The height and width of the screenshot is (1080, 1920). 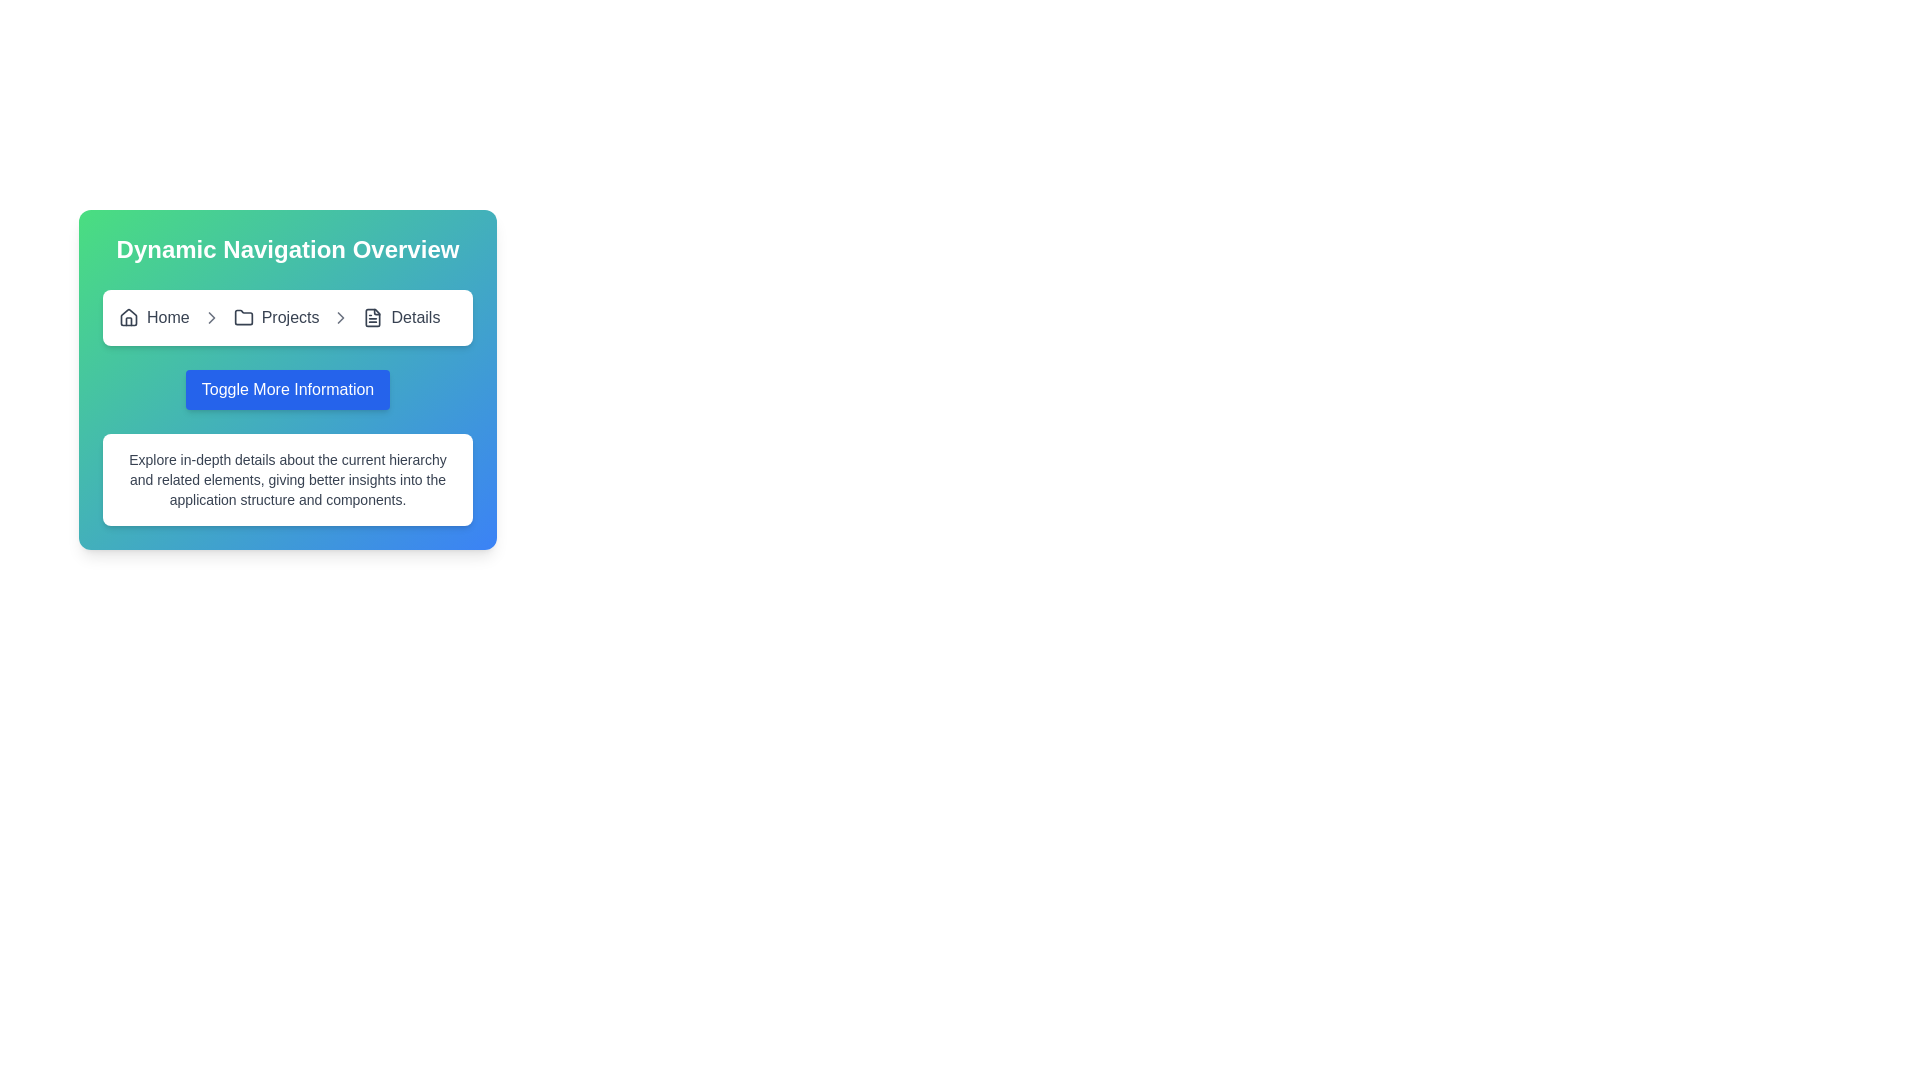 I want to click on the SVG graphic element representing the file icon for the 'Details' section located in the navigation bar, so click(x=373, y=316).